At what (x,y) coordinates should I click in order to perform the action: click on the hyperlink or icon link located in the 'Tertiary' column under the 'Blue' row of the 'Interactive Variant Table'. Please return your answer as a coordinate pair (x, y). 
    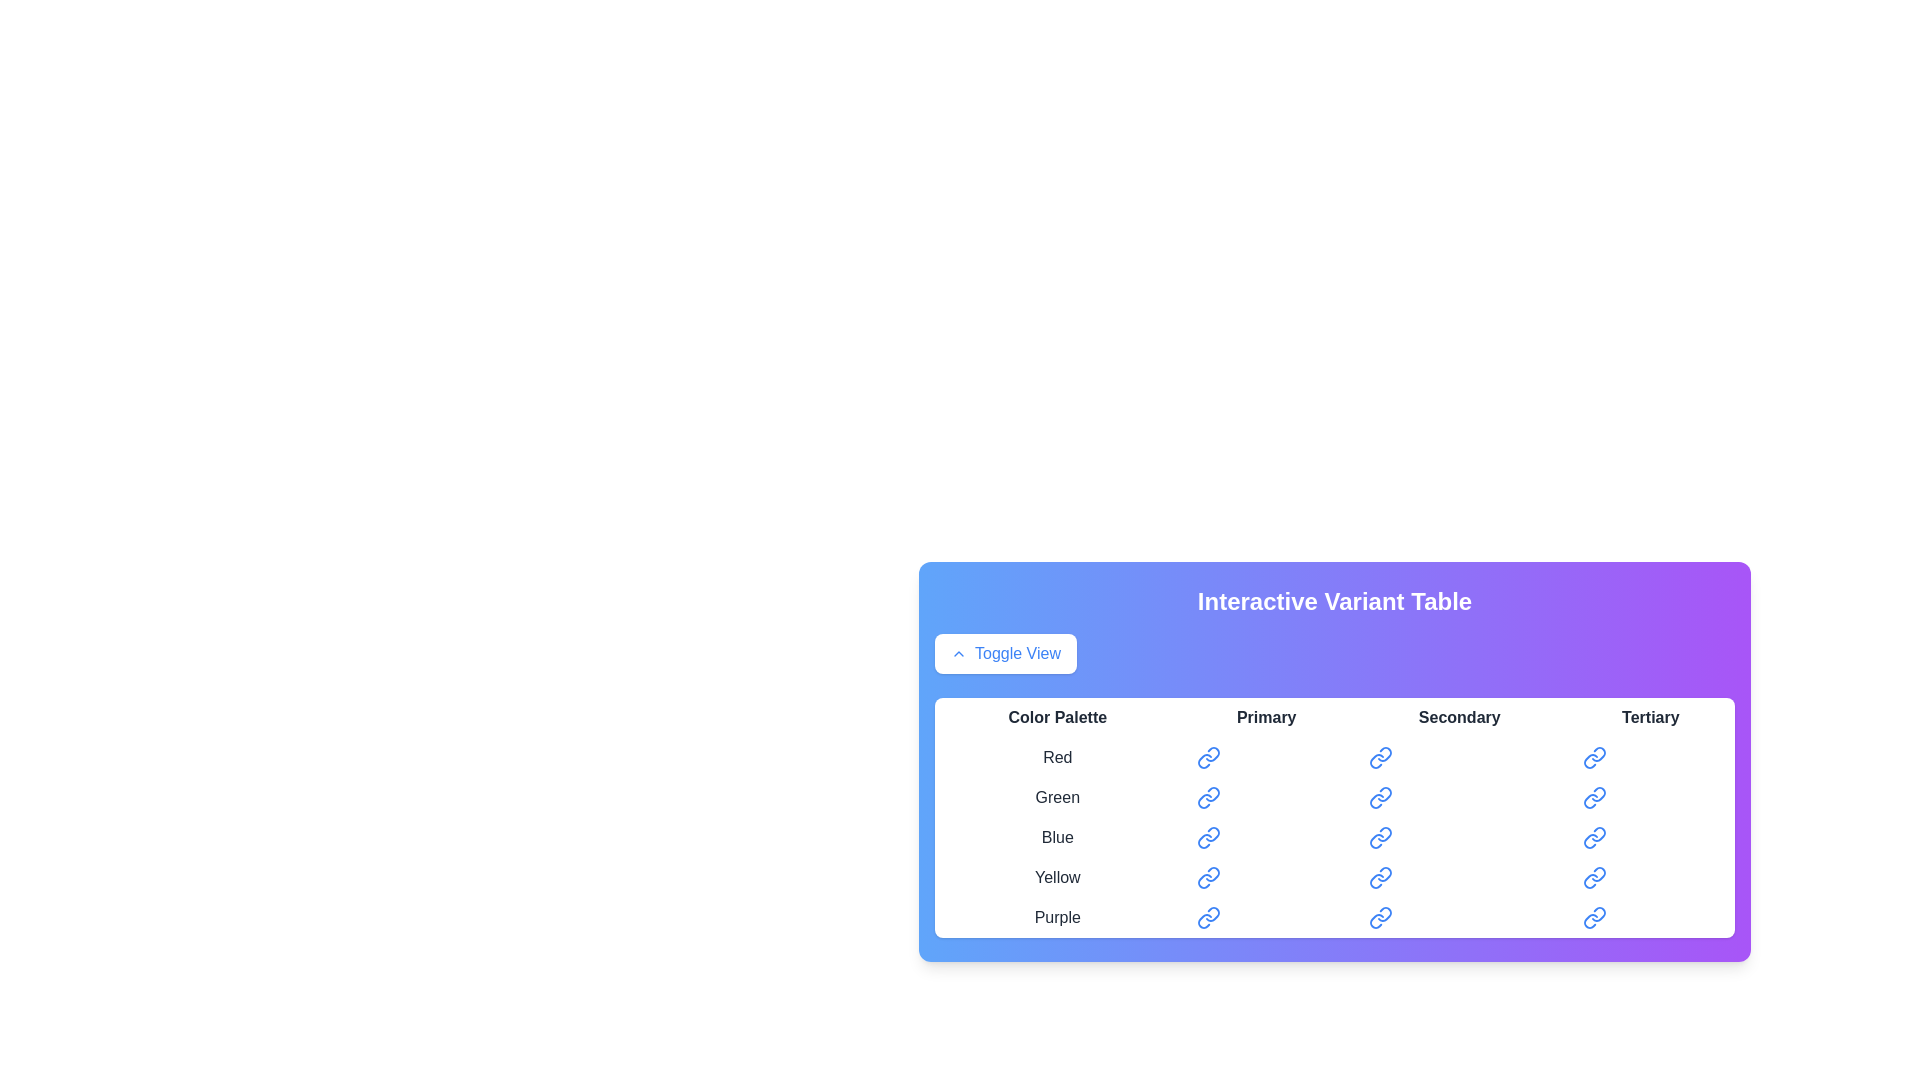
    Looking at the image, I should click on (1593, 837).